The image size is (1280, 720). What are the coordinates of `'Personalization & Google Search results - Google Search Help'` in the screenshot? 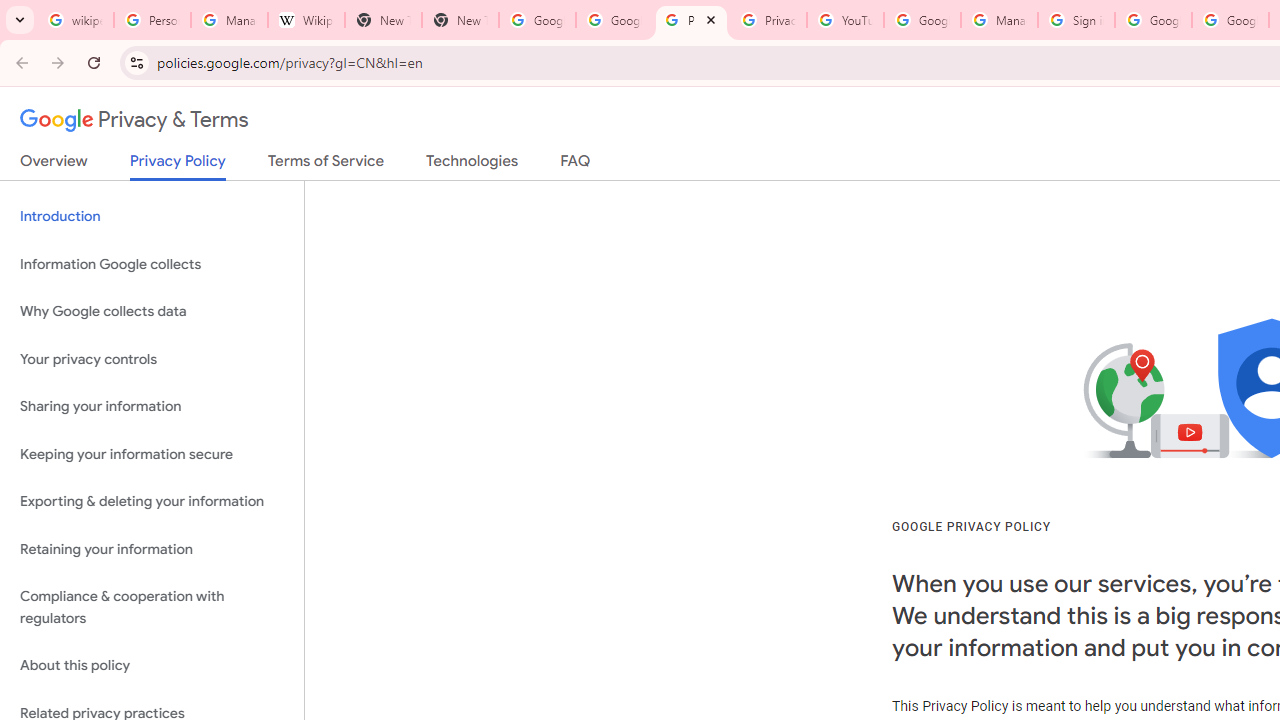 It's located at (151, 20).